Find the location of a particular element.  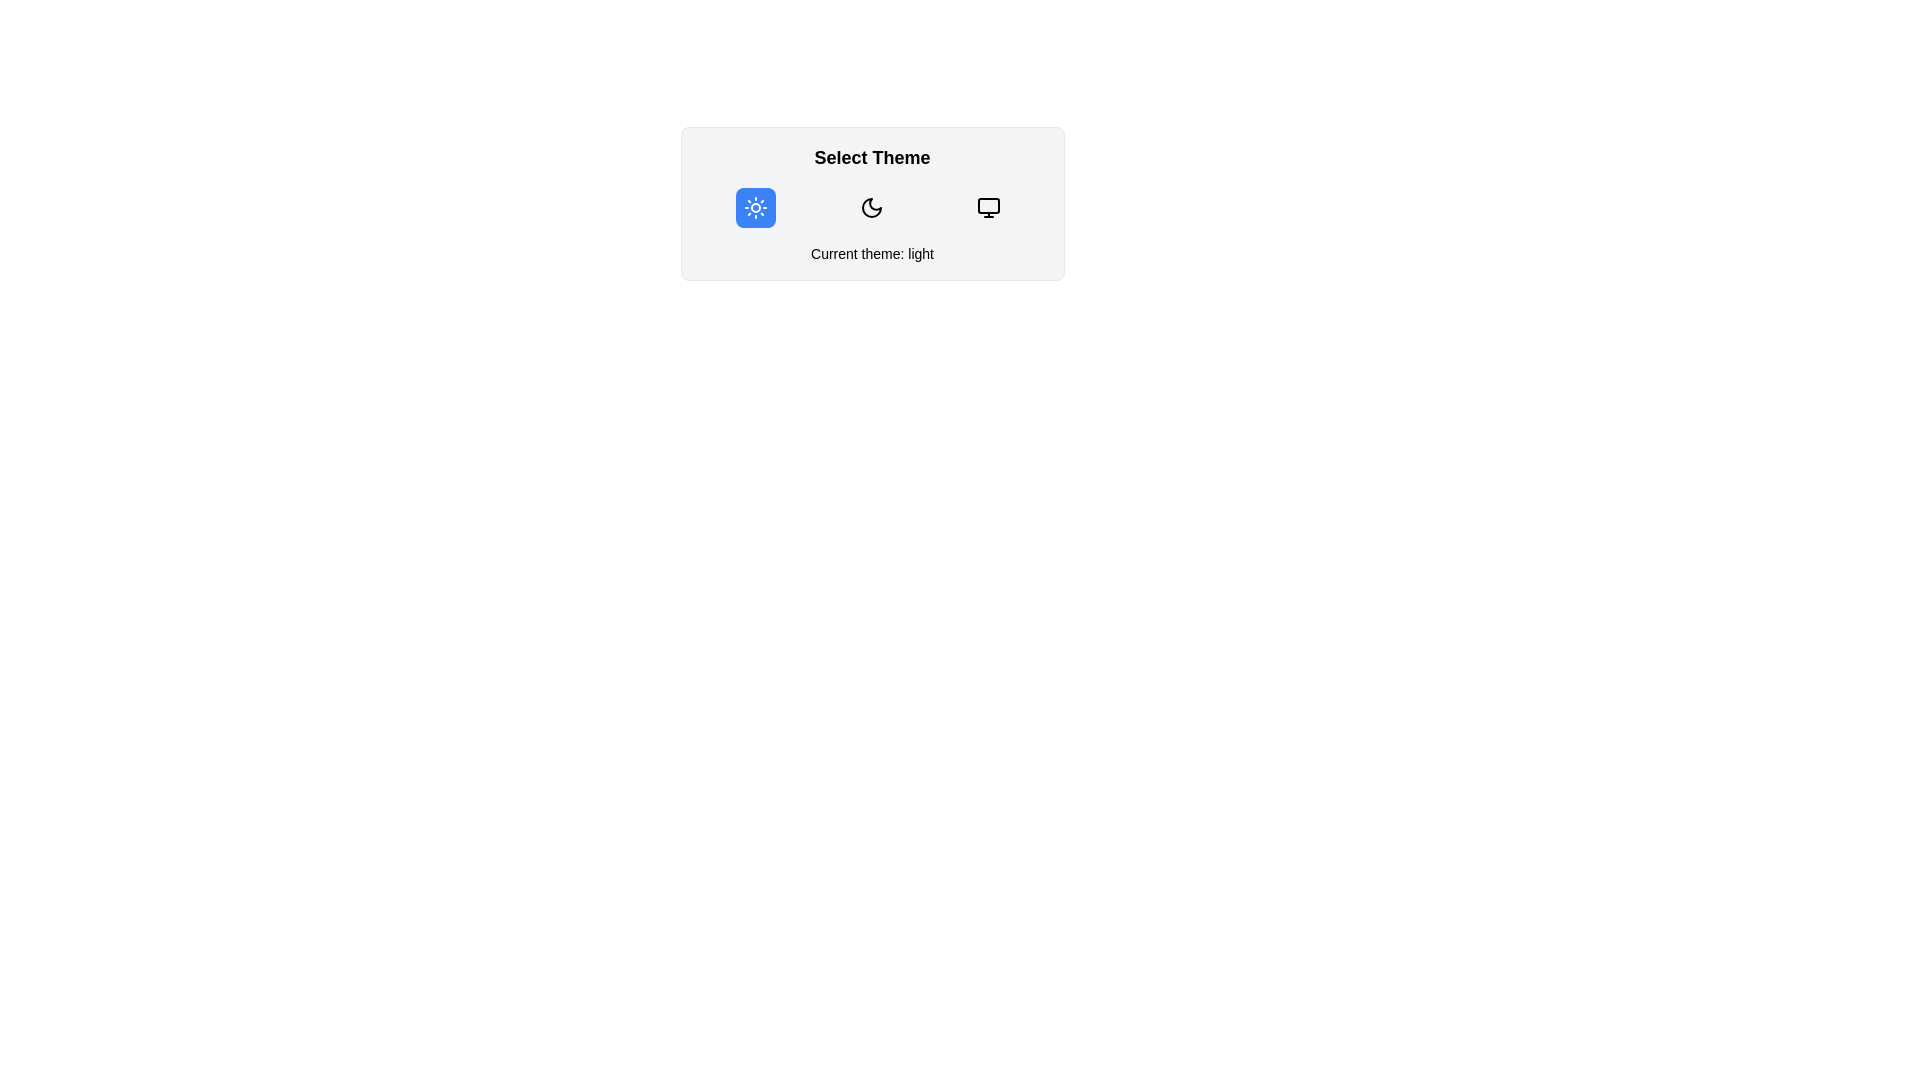

the crescent moon icon is located at coordinates (872, 208).